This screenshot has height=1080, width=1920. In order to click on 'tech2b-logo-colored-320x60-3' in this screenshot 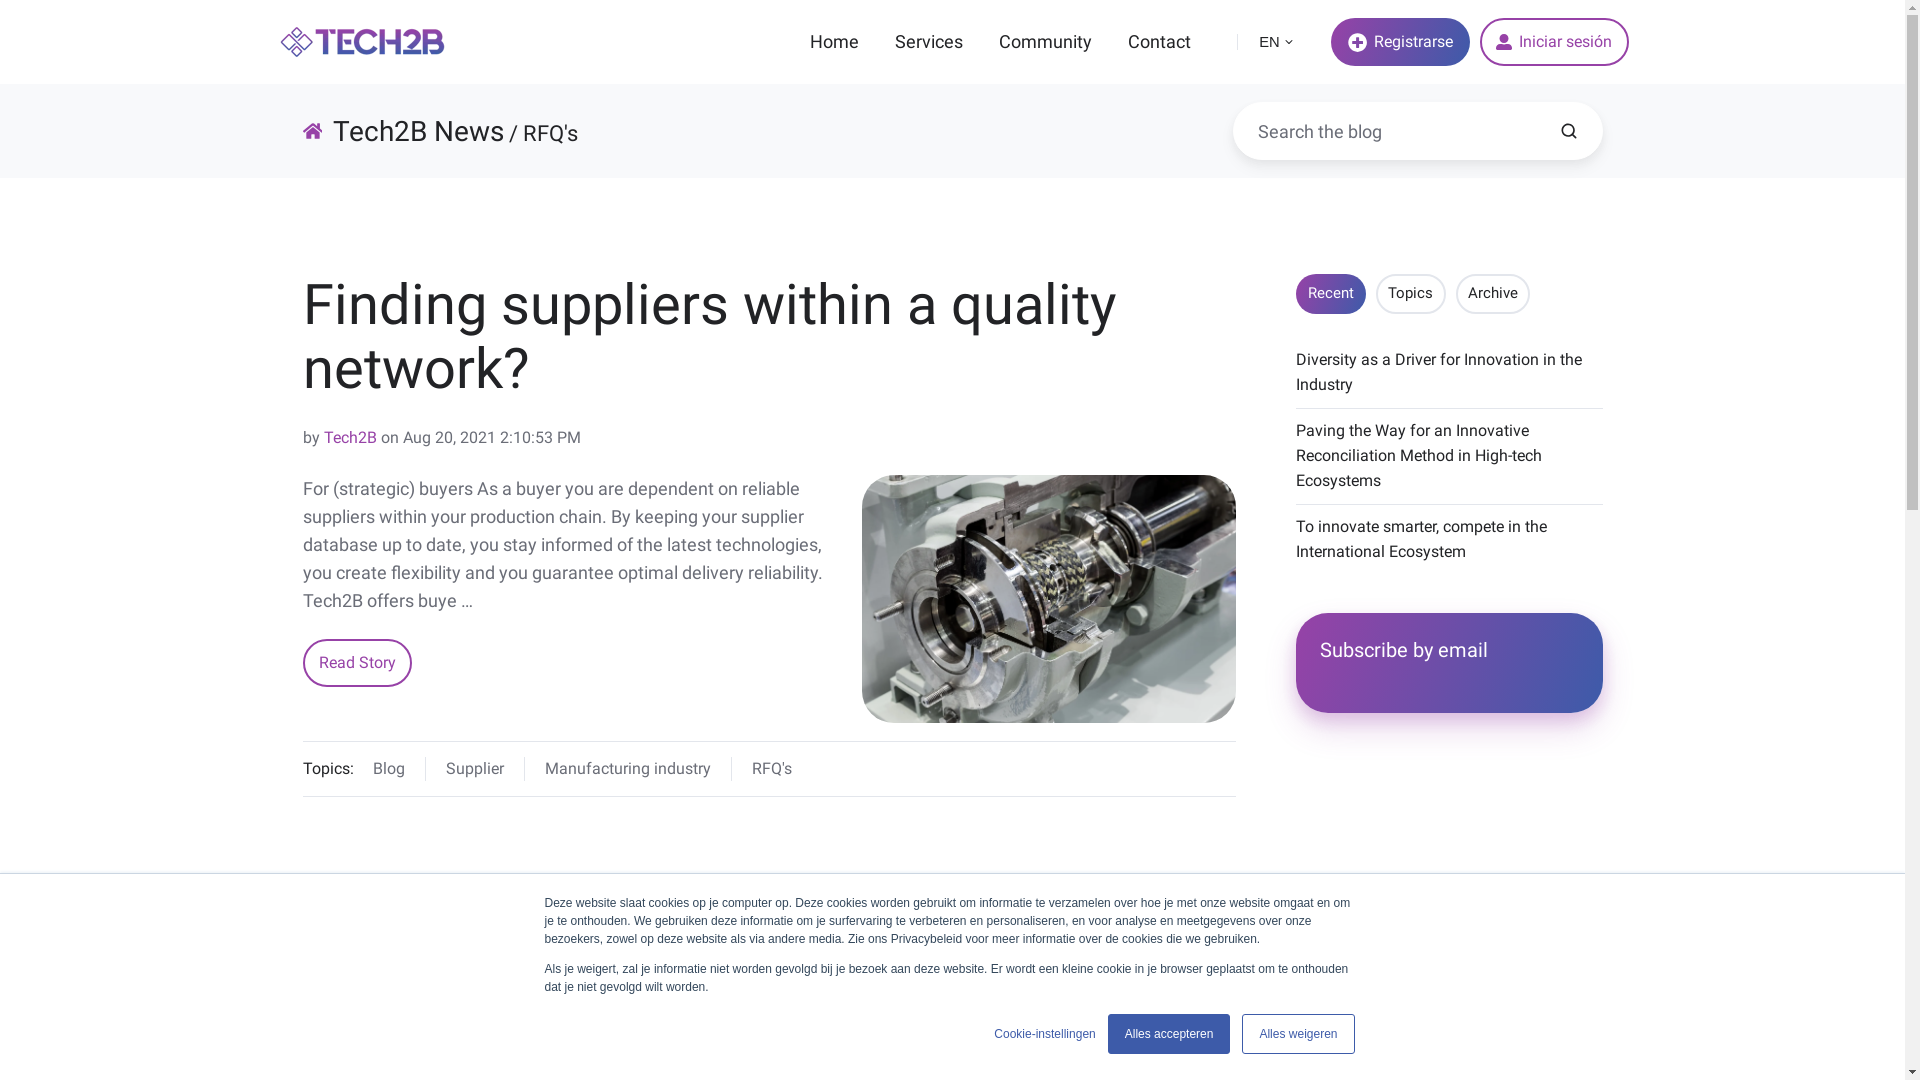, I will do `click(361, 42)`.